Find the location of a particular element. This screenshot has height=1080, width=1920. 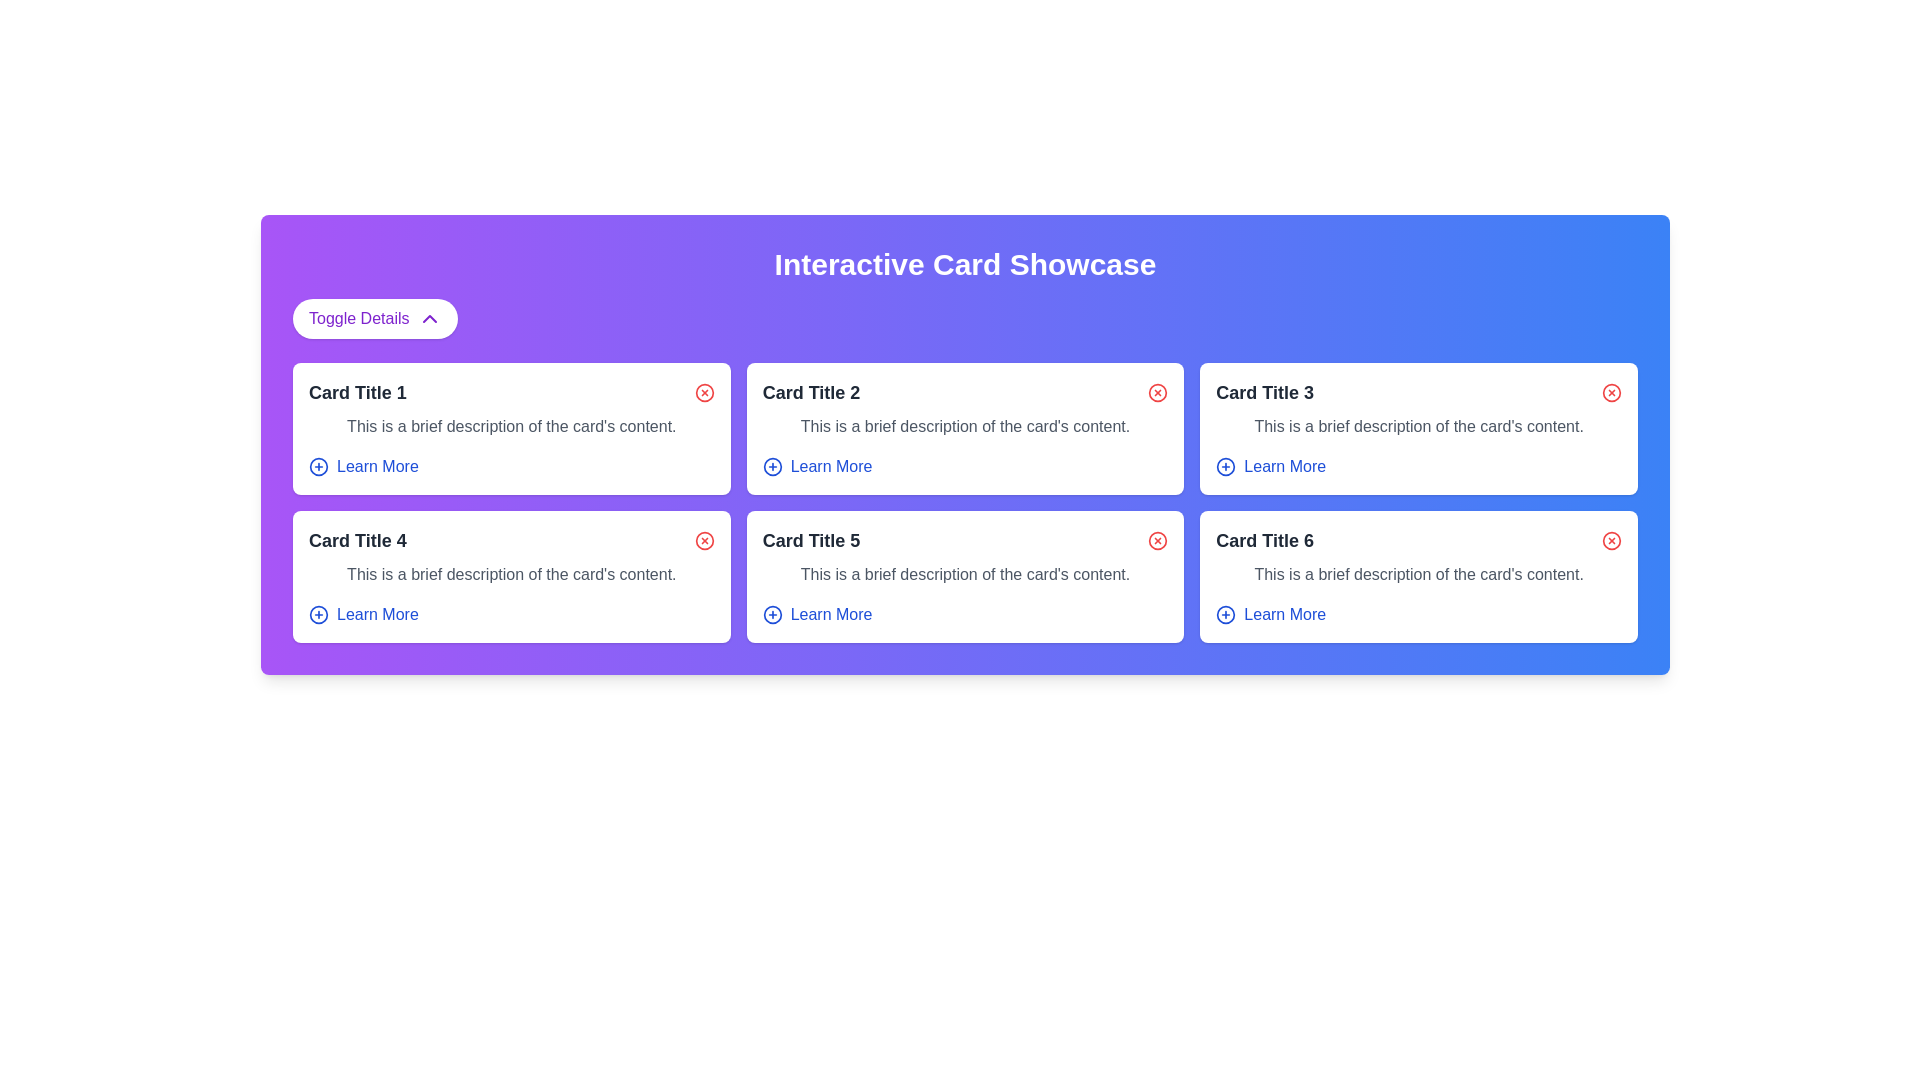

the circular 'plus' icon component located in the second card of the first row in the card grid layout, which is next to the 'Learn More' link is located at coordinates (771, 466).